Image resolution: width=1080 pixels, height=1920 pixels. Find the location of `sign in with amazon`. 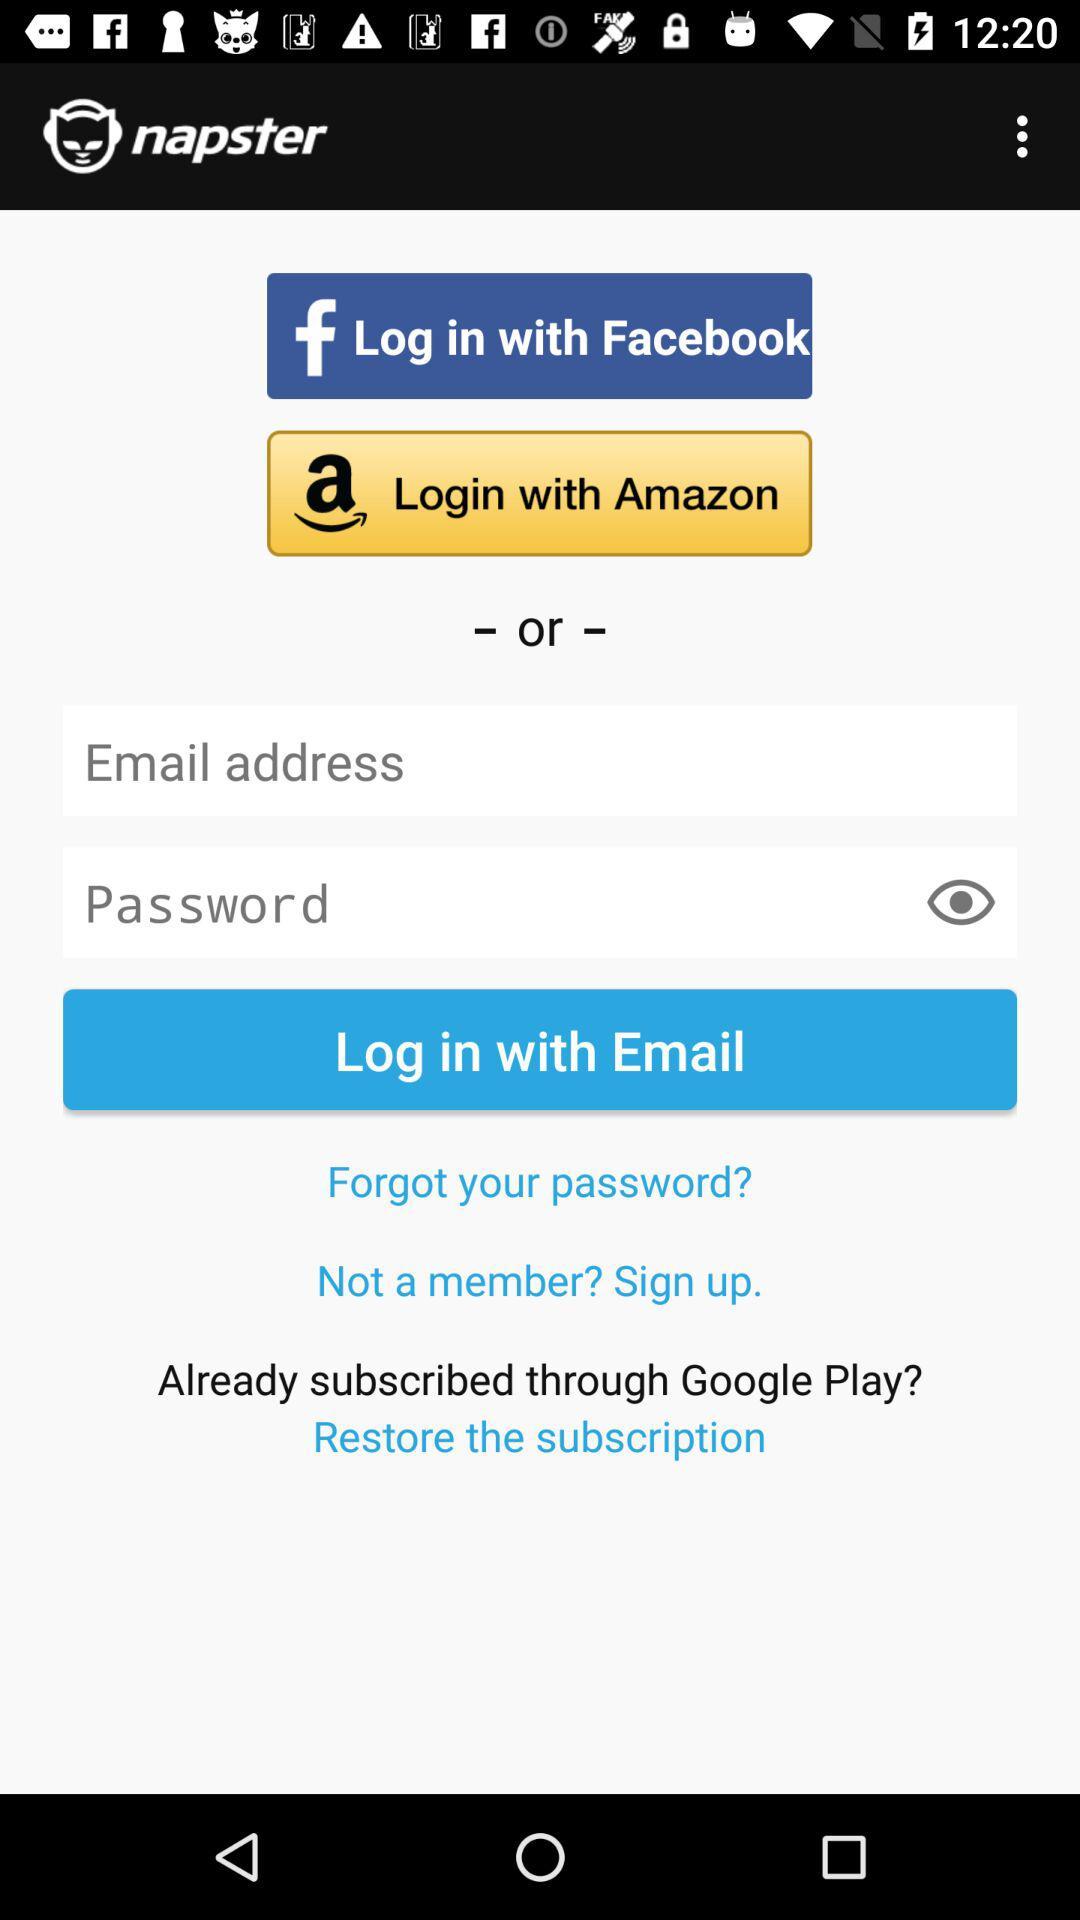

sign in with amazon is located at coordinates (538, 493).